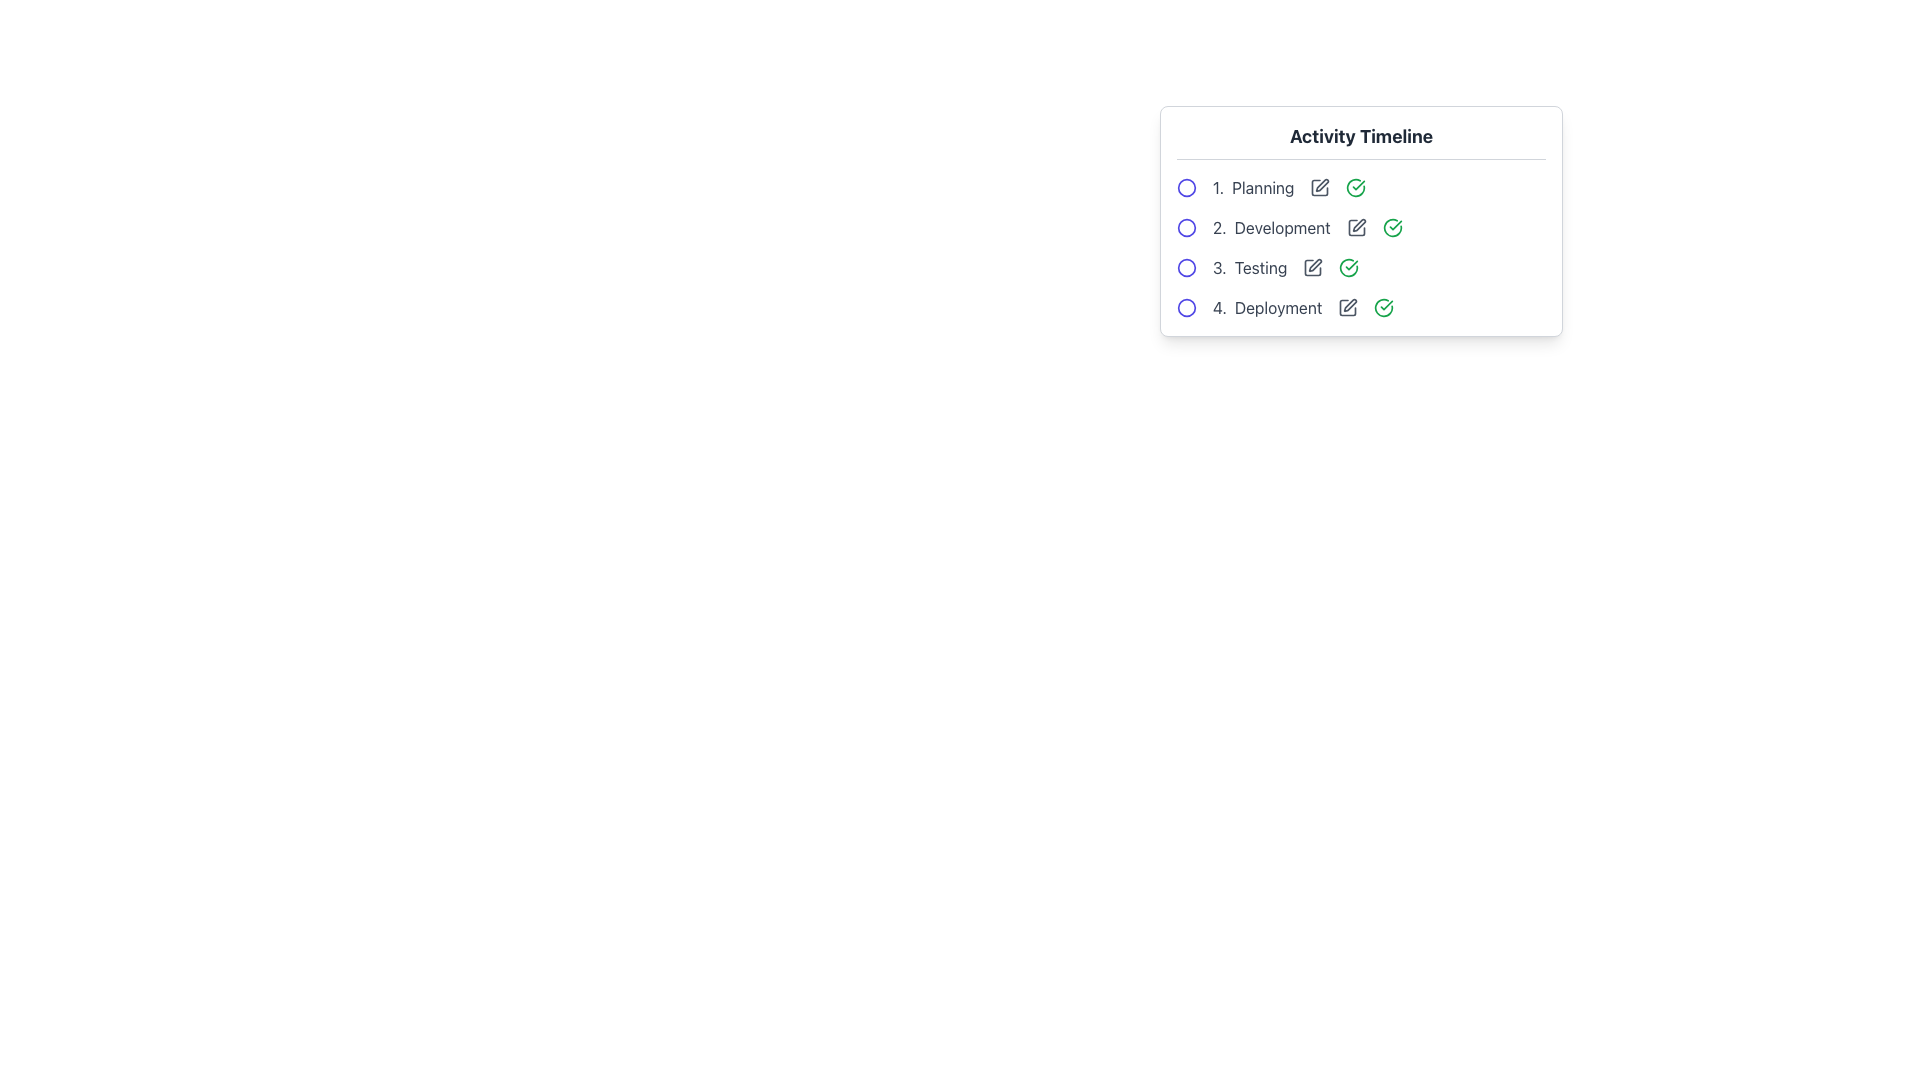 The width and height of the screenshot is (1920, 1080). Describe the element at coordinates (1360, 266) in the screenshot. I see `the 'Testing' activity element in the Activity Timeline` at that location.